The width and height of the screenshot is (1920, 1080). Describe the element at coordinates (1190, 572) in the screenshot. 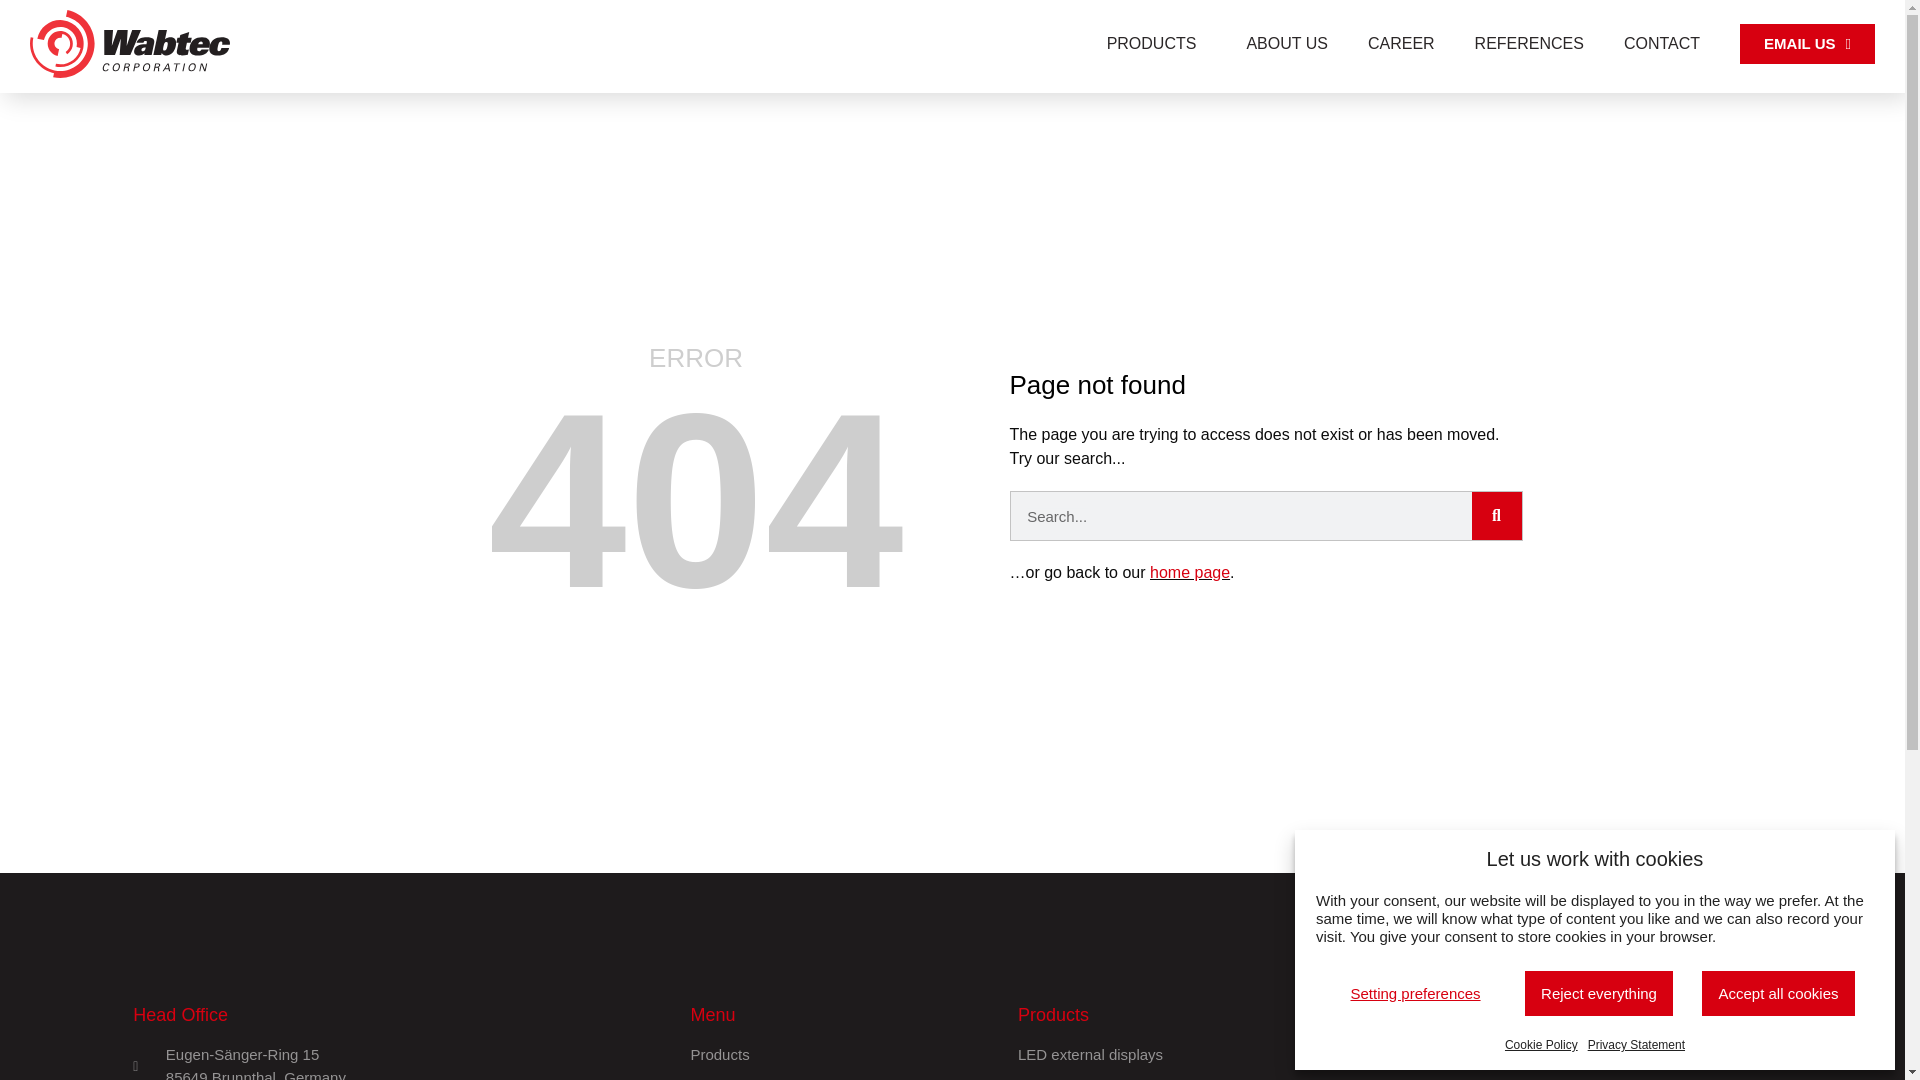

I see `'home page'` at that location.